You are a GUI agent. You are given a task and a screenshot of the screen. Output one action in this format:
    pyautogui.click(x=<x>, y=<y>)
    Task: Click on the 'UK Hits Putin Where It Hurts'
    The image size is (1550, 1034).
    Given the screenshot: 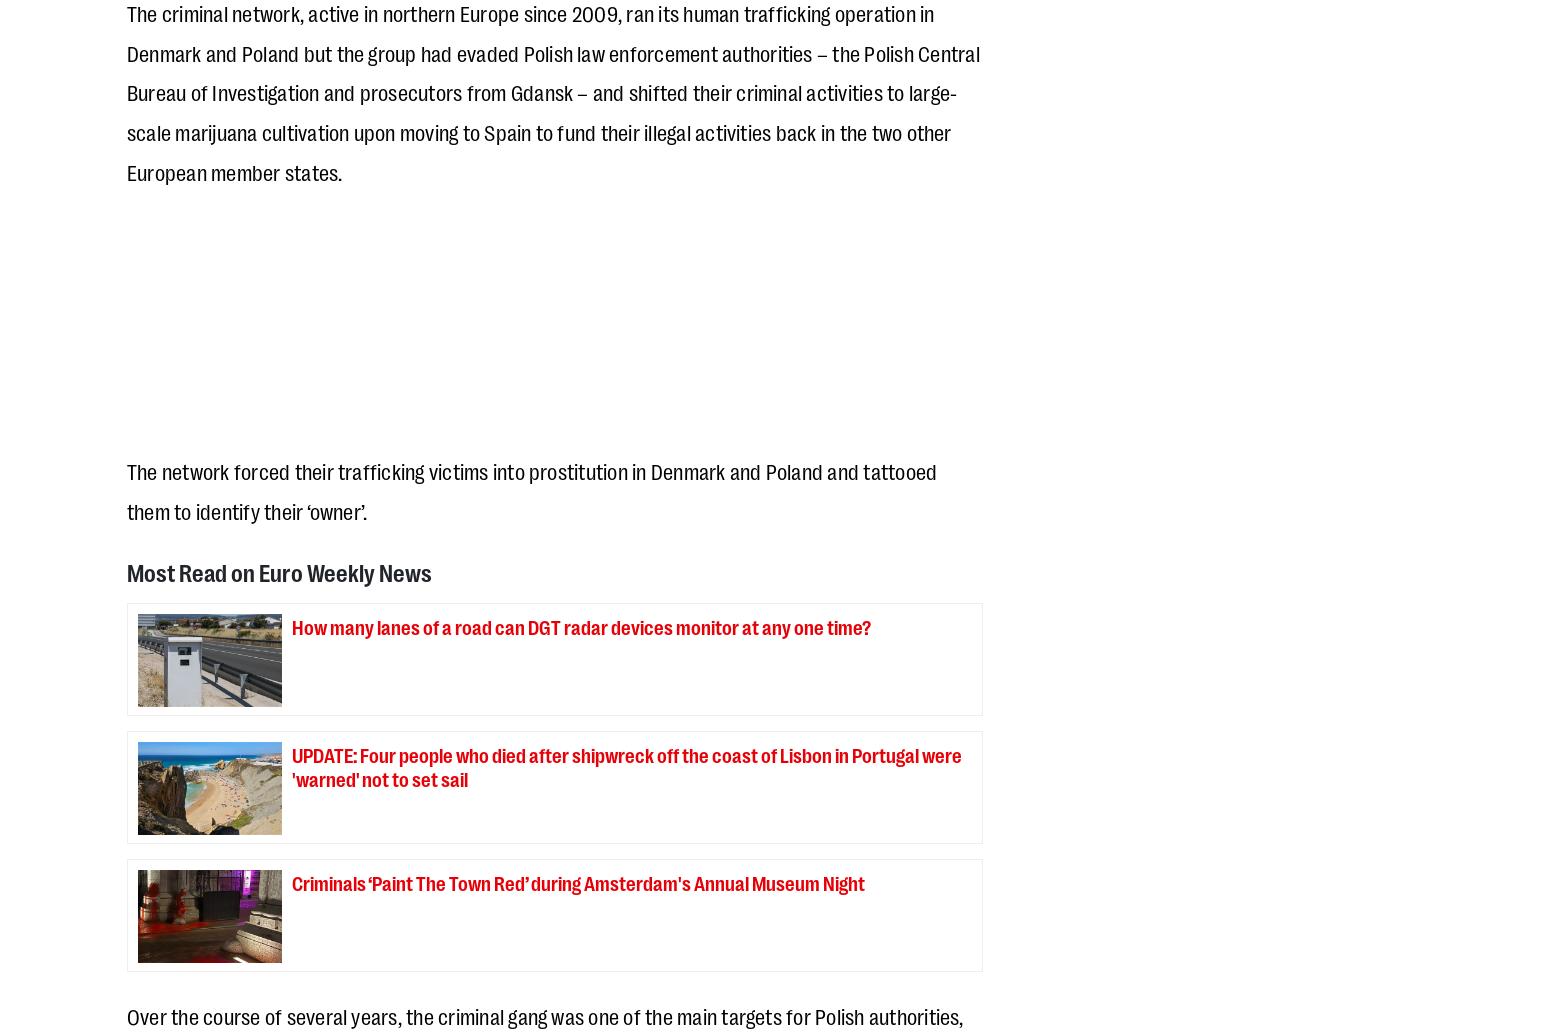 What is the action you would take?
    pyautogui.click(x=724, y=186)
    